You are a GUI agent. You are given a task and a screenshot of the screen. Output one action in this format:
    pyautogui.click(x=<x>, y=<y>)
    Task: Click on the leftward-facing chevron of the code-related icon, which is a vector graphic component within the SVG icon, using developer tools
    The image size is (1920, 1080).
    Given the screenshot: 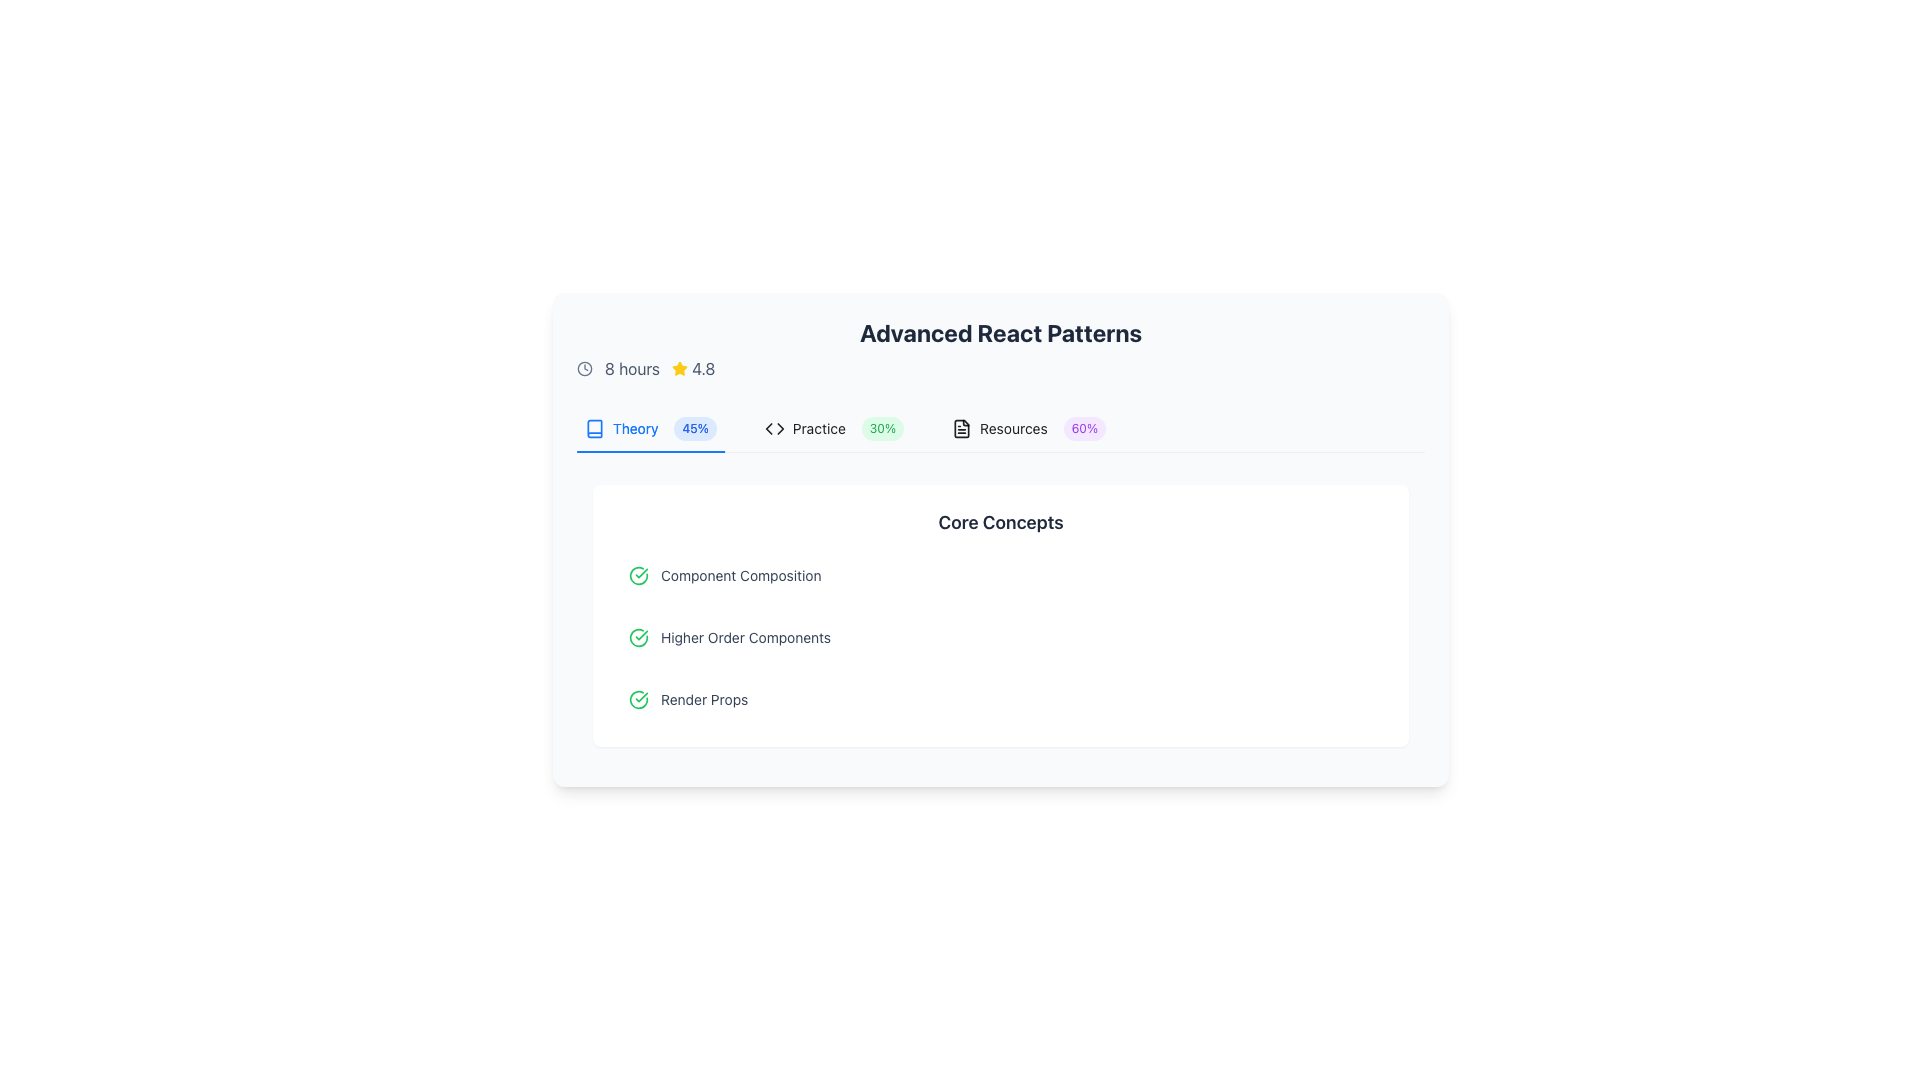 What is the action you would take?
    pyautogui.click(x=767, y=427)
    